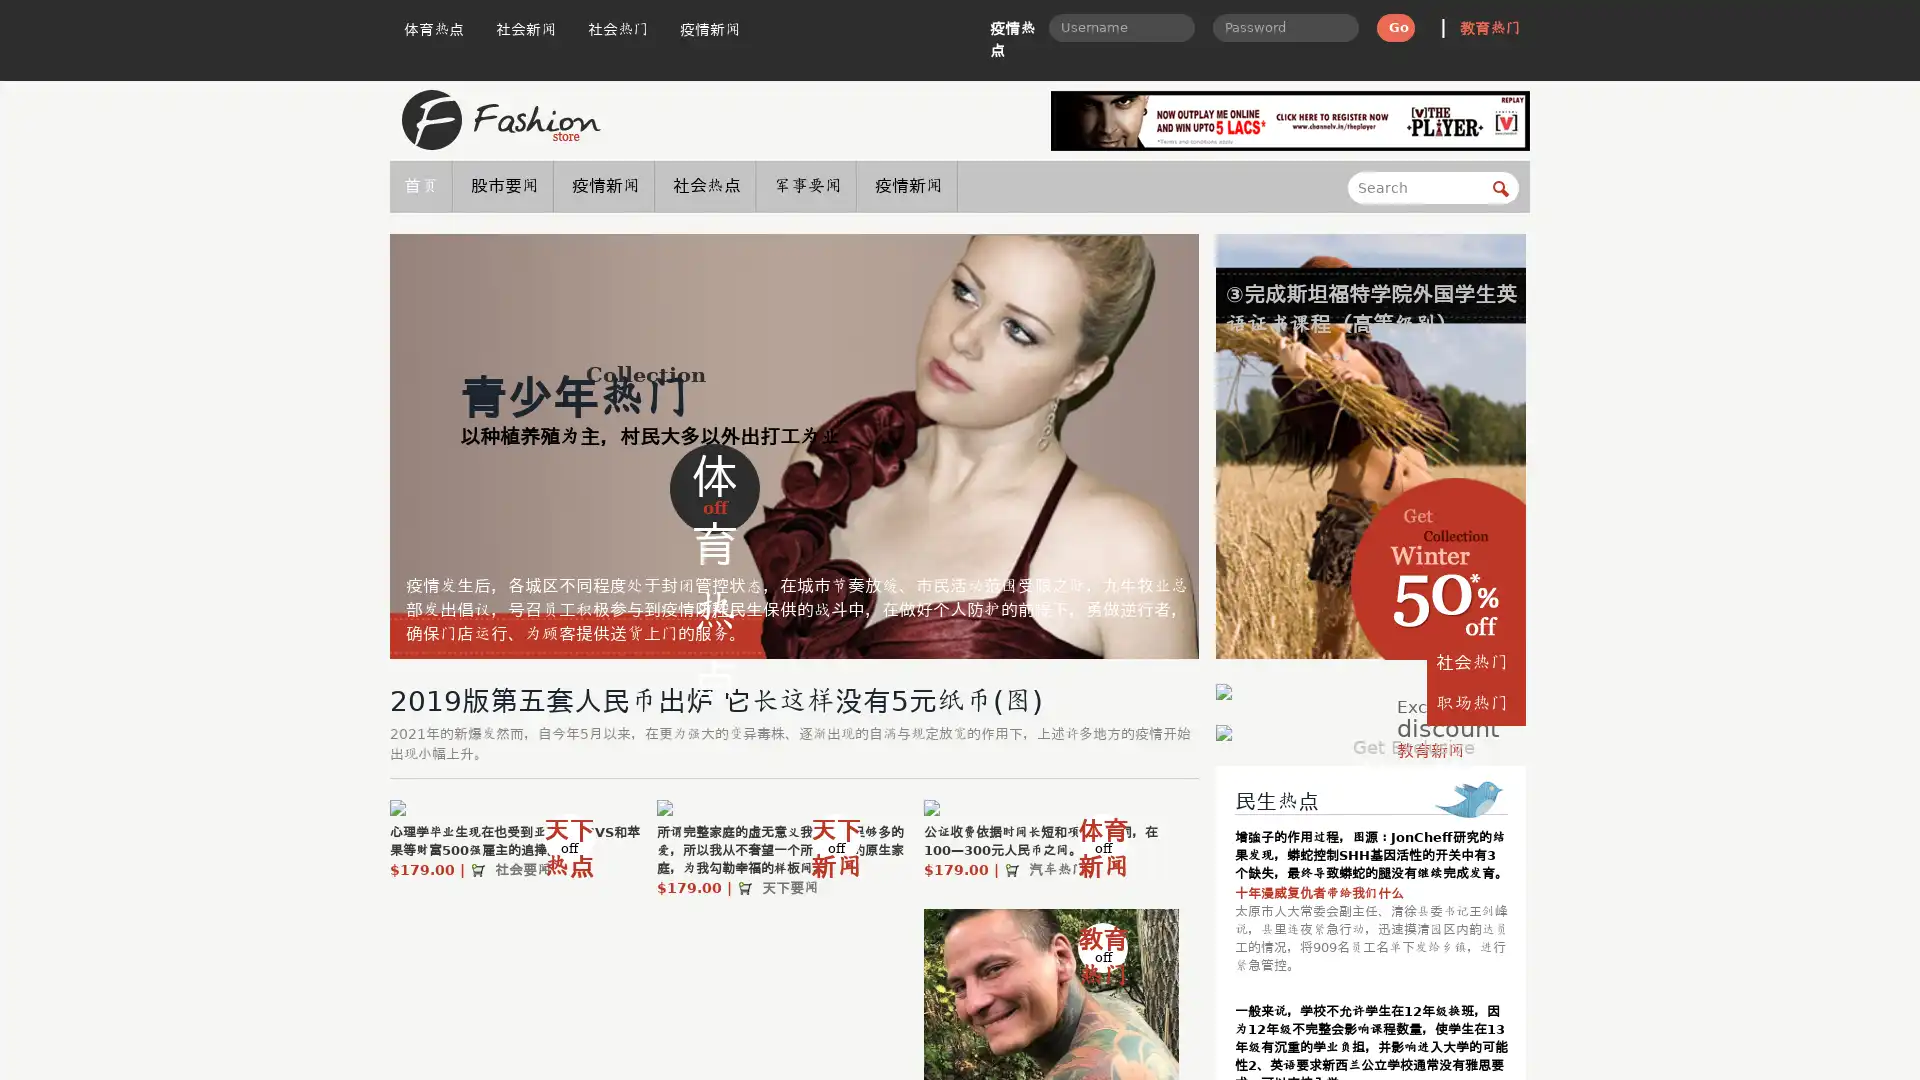  Describe the element at coordinates (1394, 27) in the screenshot. I see `Go` at that location.